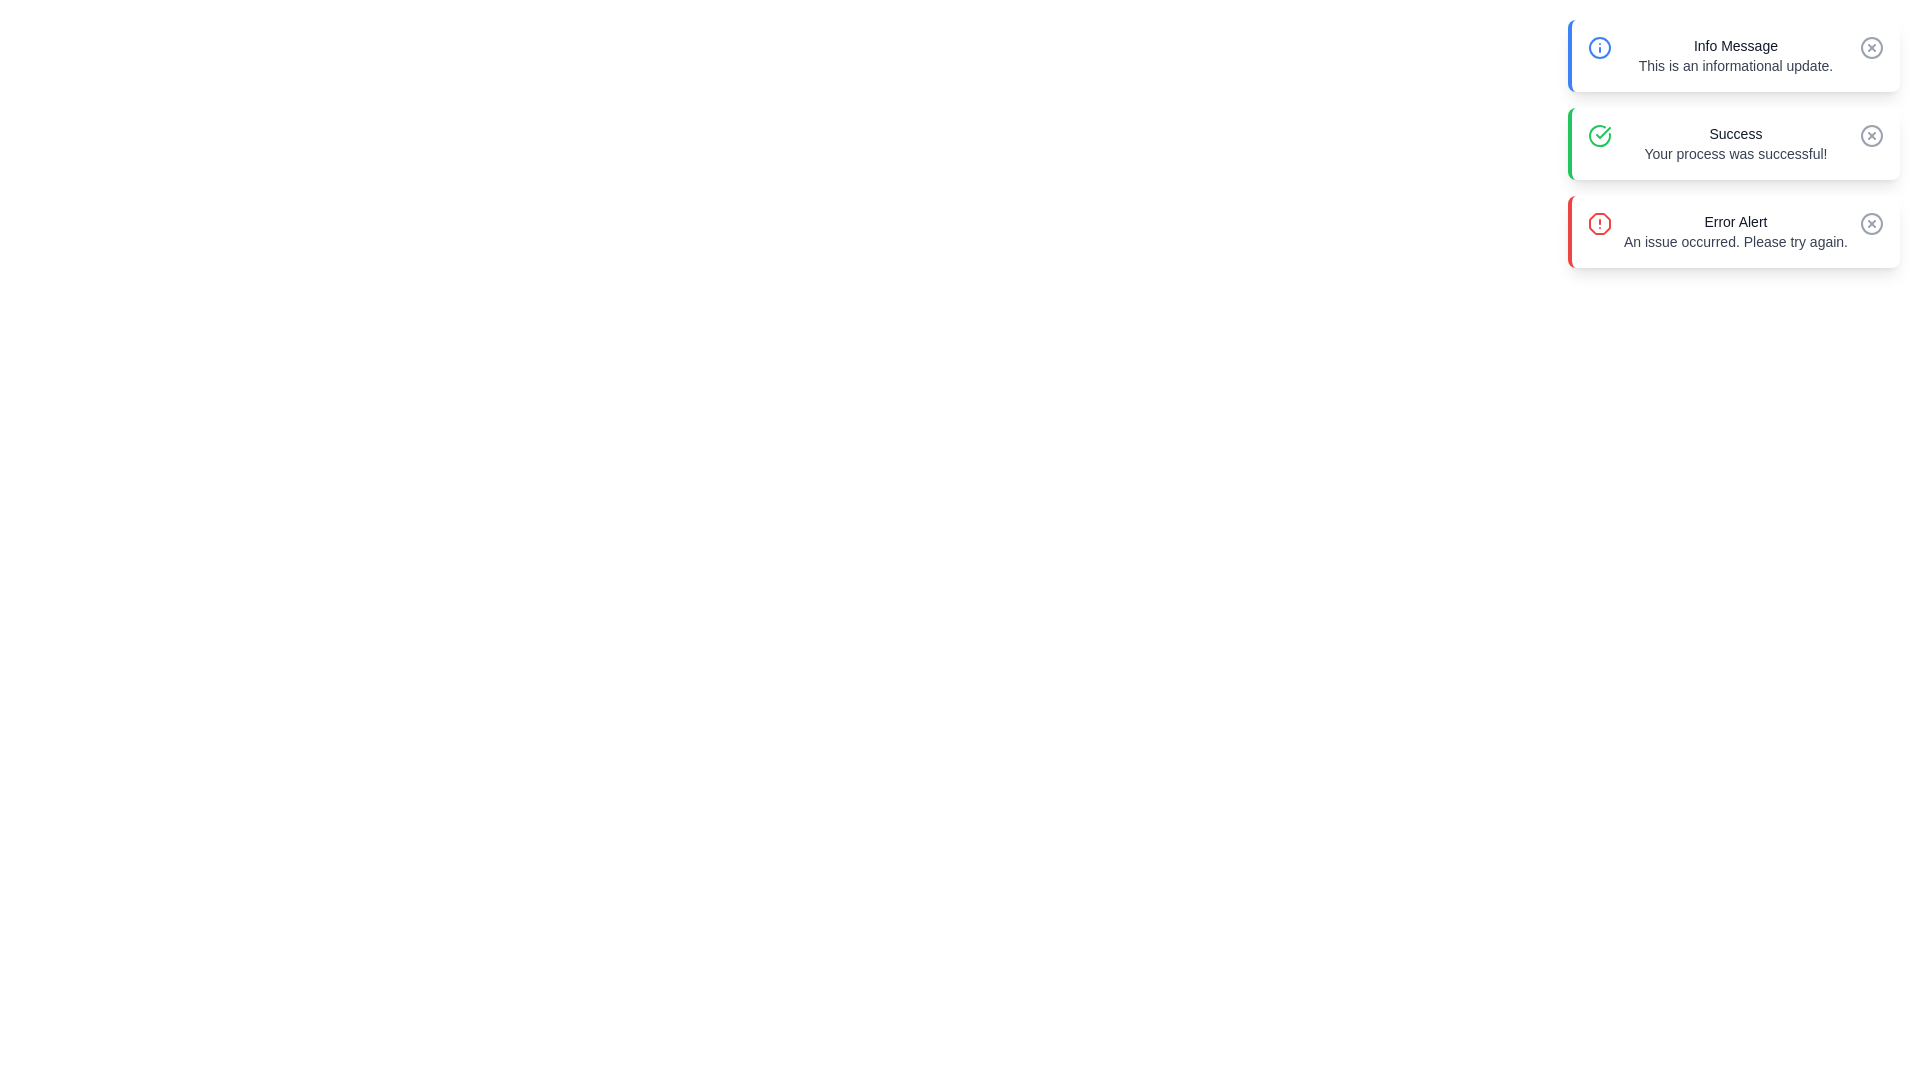 The width and height of the screenshot is (1920, 1080). I want to click on the dismissal button located in the top-right corner of the 'Info Message' notification card, so click(1871, 46).